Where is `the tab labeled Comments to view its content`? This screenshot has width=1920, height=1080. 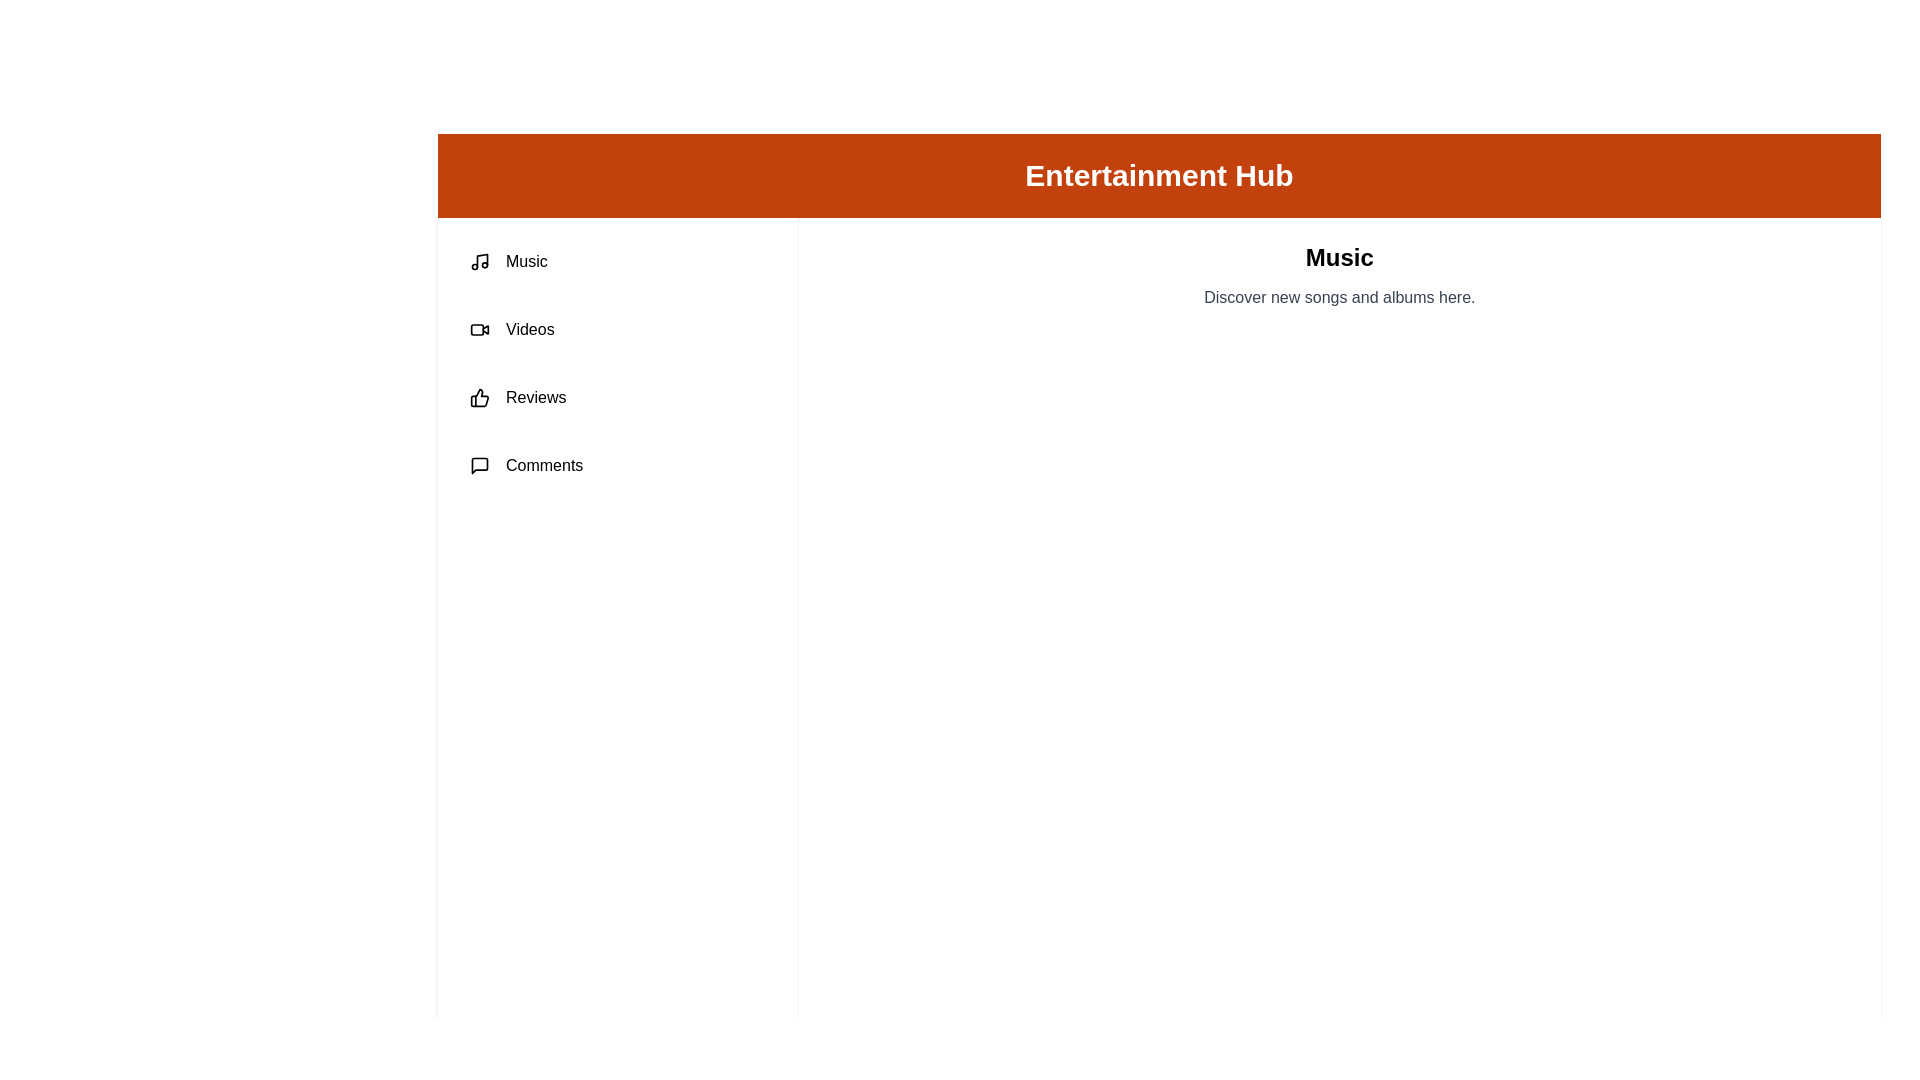 the tab labeled Comments to view its content is located at coordinates (617, 466).